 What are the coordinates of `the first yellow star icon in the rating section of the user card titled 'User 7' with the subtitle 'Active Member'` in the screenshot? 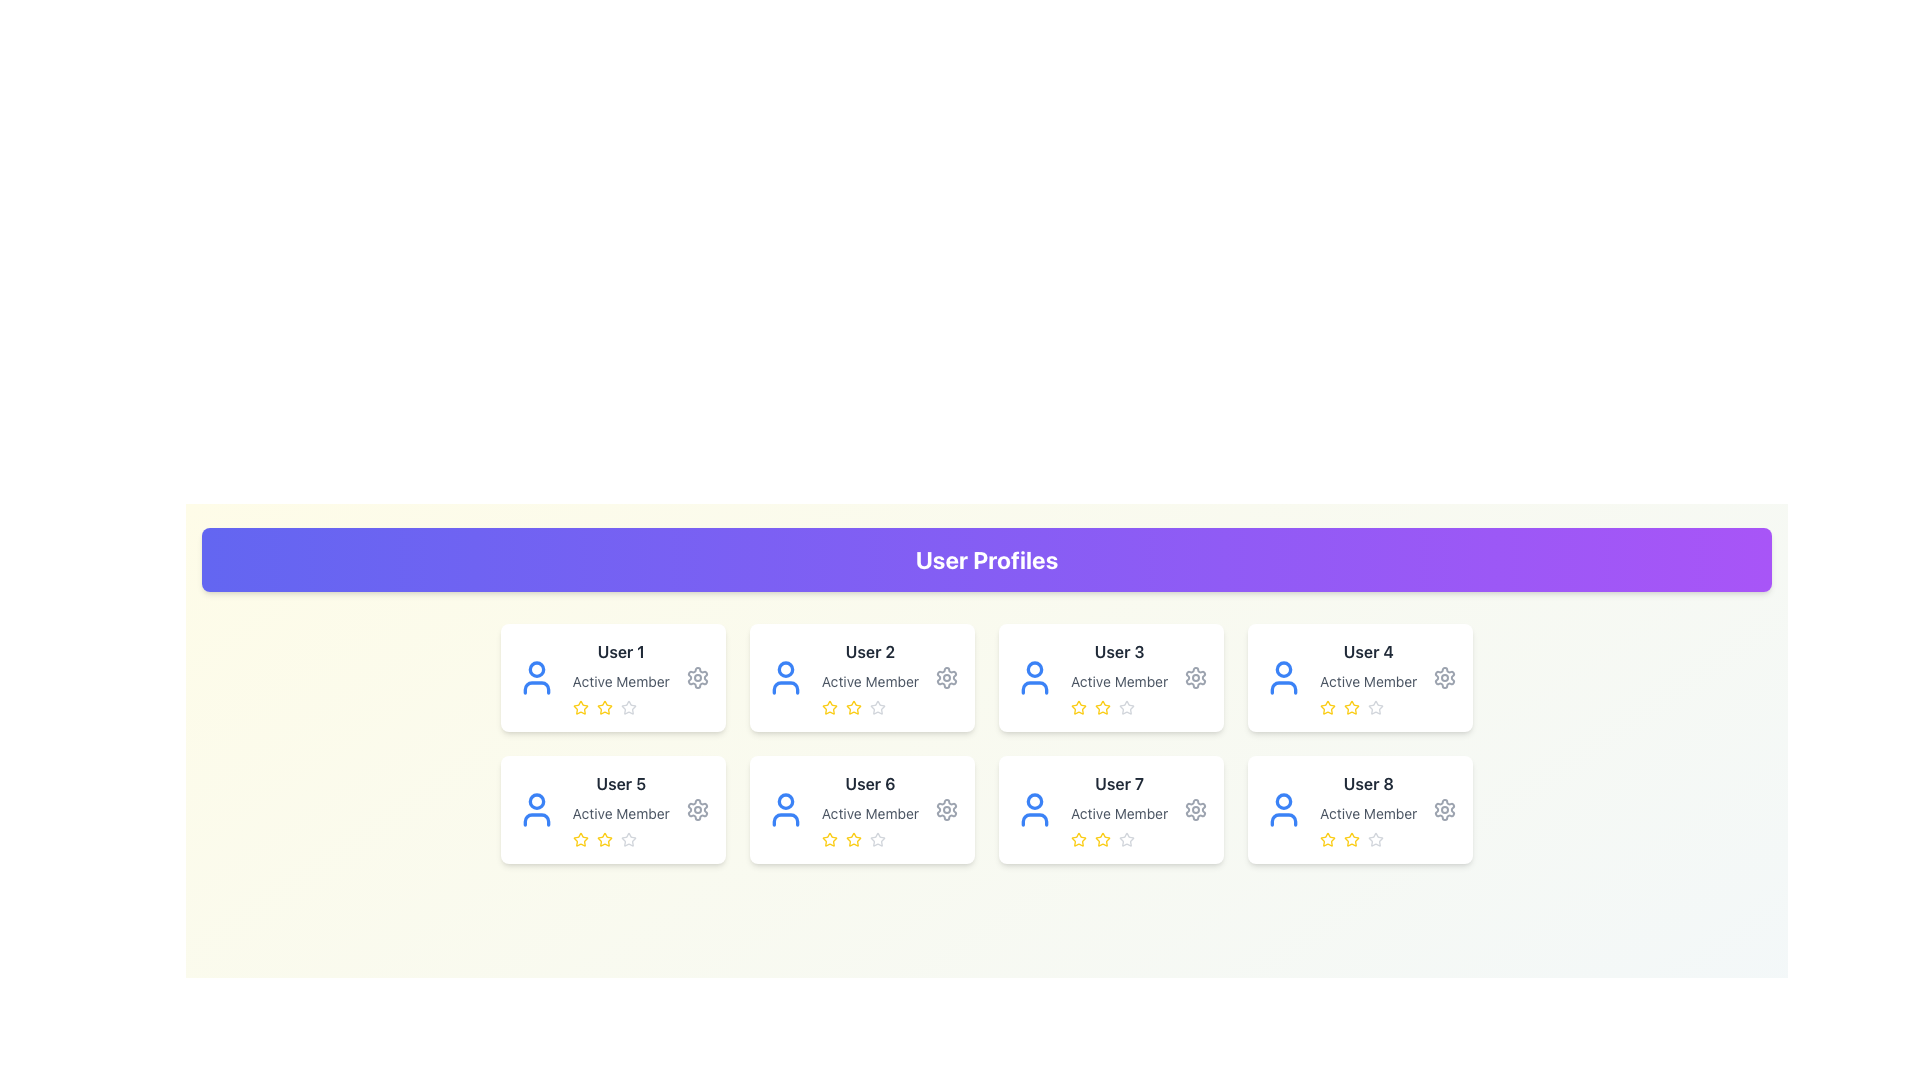 It's located at (1078, 840).